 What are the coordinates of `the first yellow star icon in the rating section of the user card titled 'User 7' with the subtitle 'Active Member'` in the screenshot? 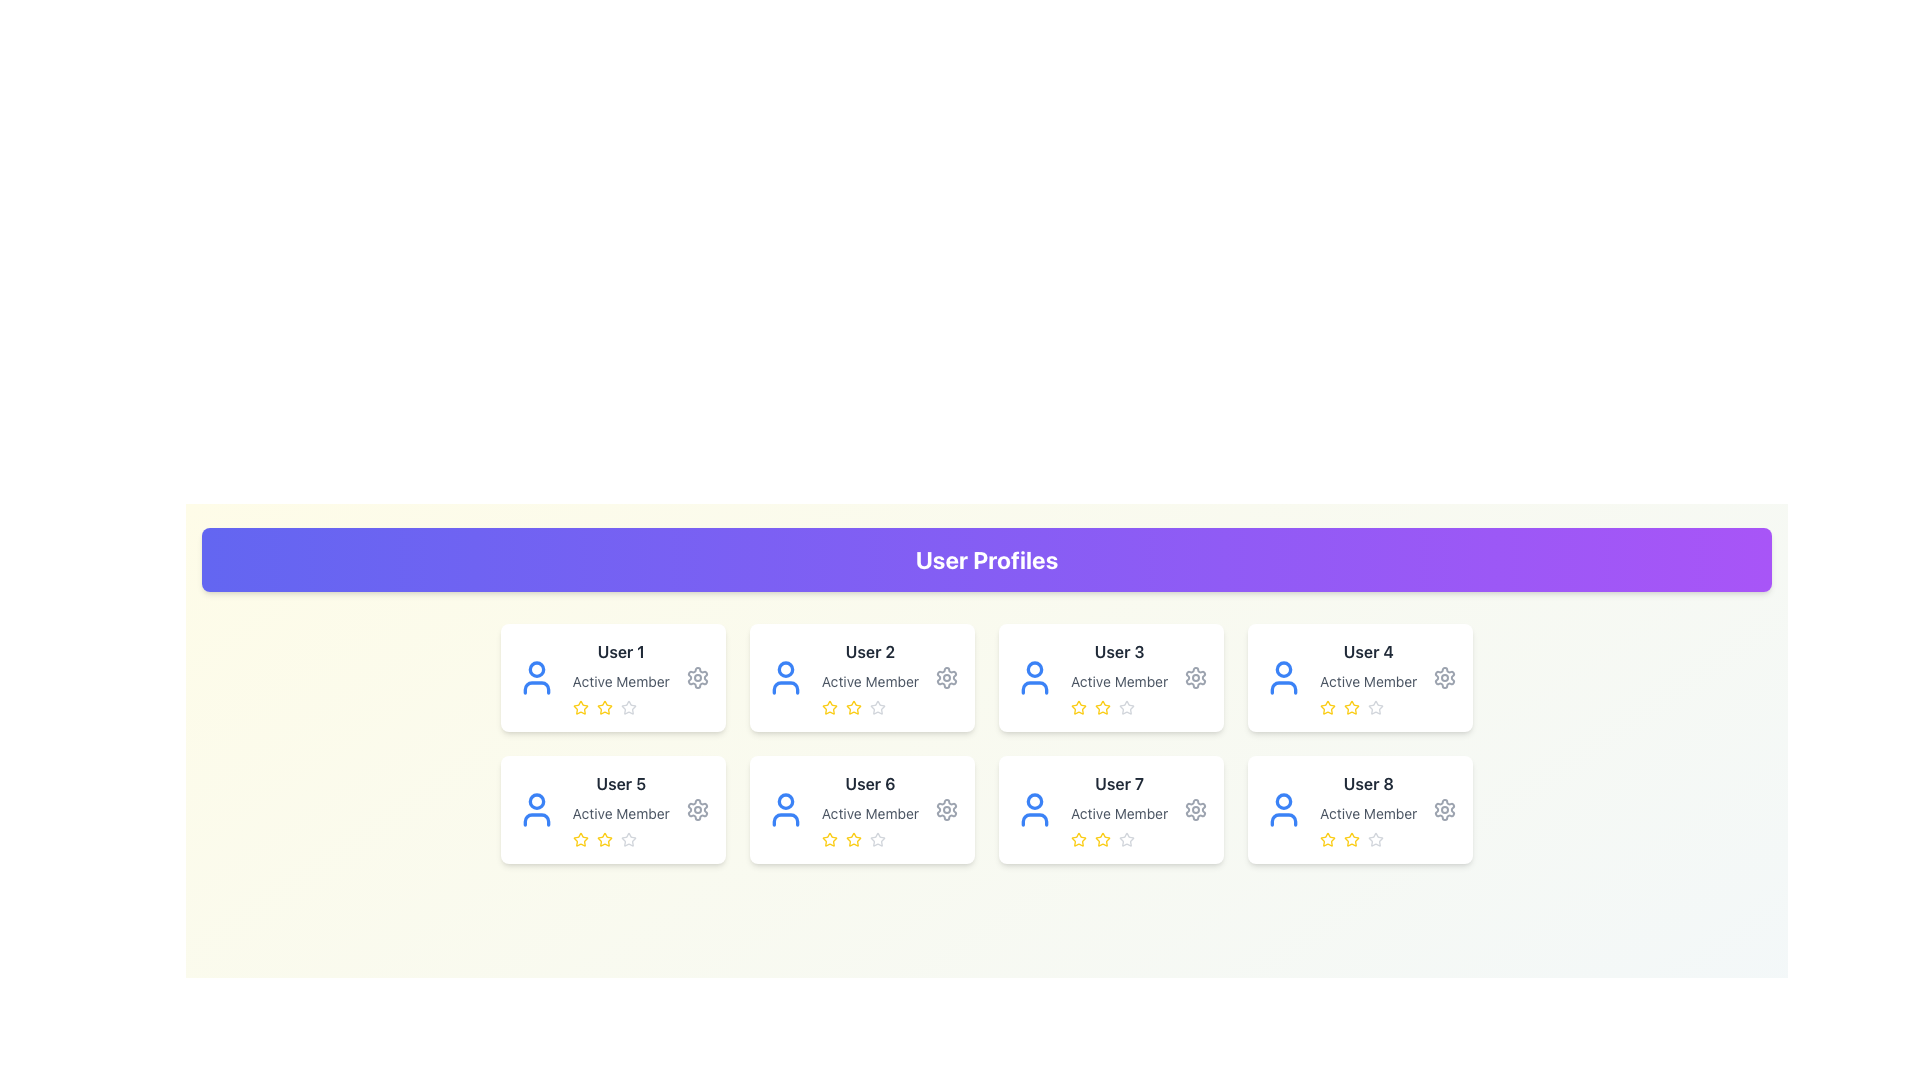 It's located at (1078, 840).